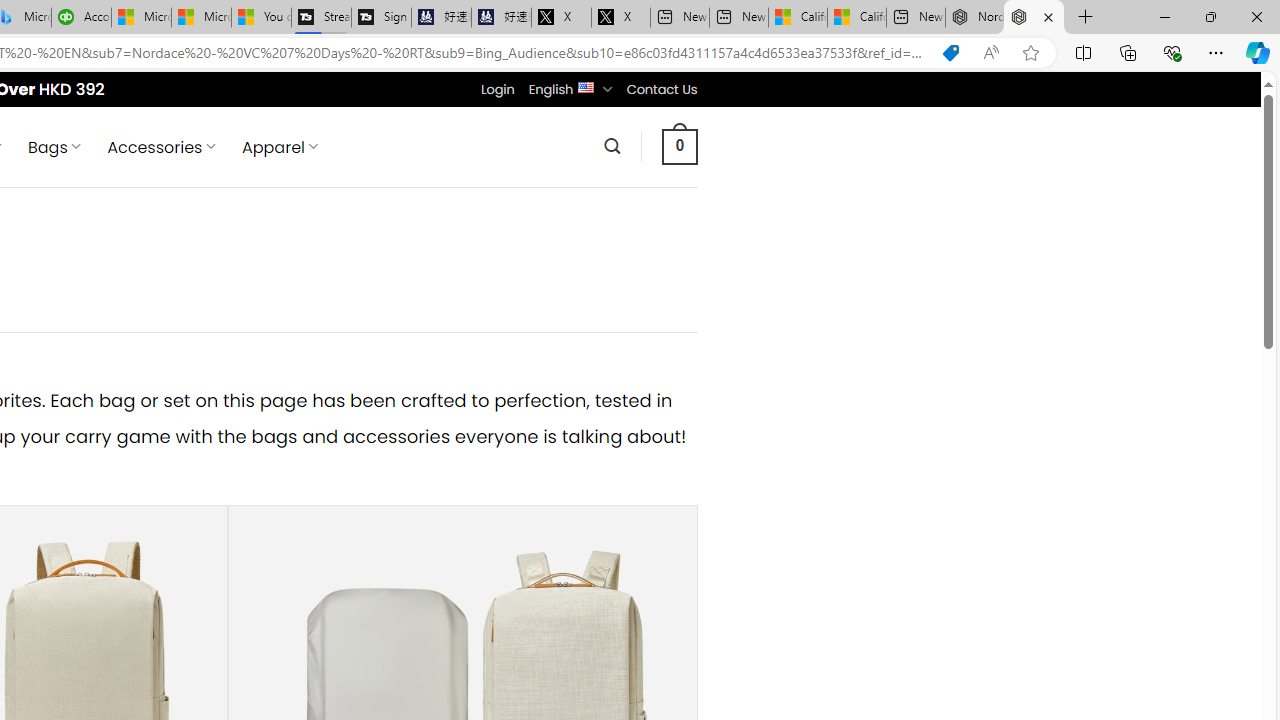 This screenshot has width=1280, height=720. I want to click on 'English', so click(585, 85).